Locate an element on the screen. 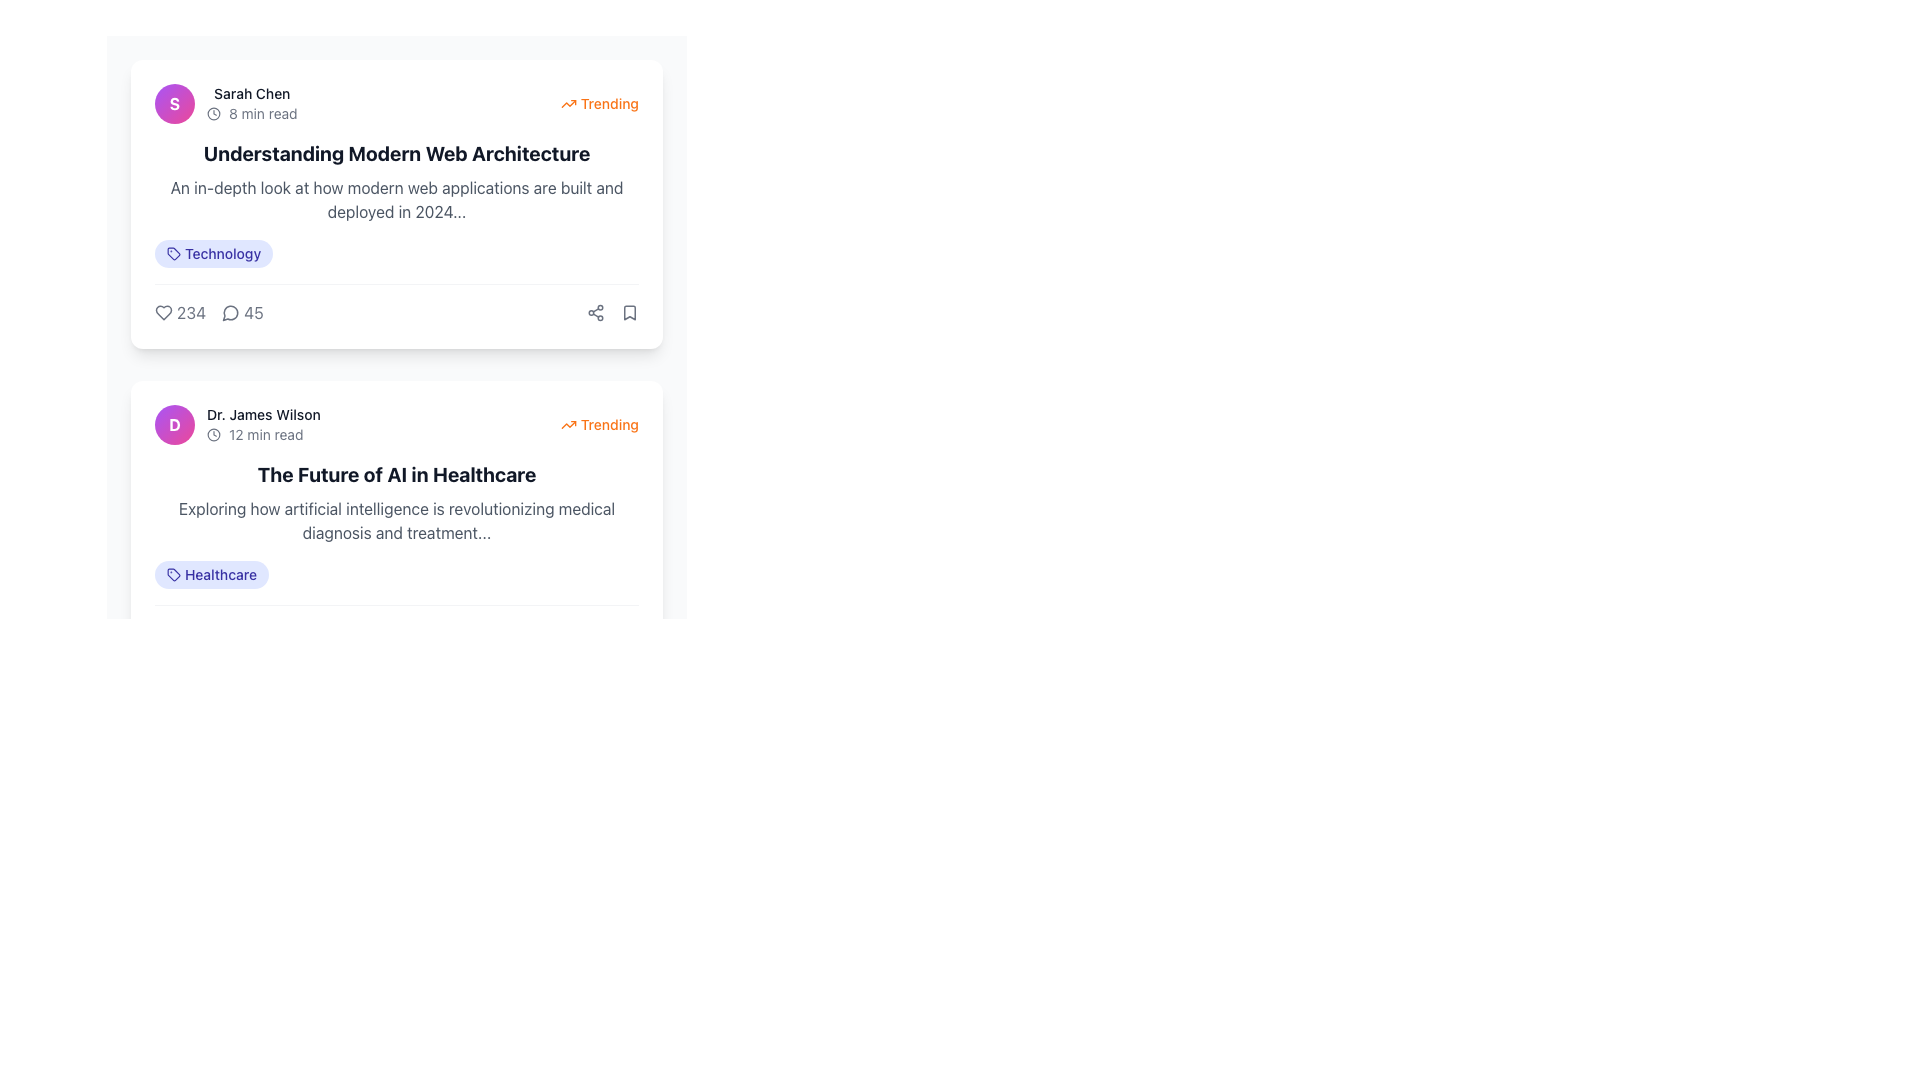 This screenshot has width=1920, height=1080. the 'Trending' label in orange color with a bold font style, located in the upper-right corner of the card under the header 'The Future of AI in Healthcare', to understand the trend status is located at coordinates (608, 423).